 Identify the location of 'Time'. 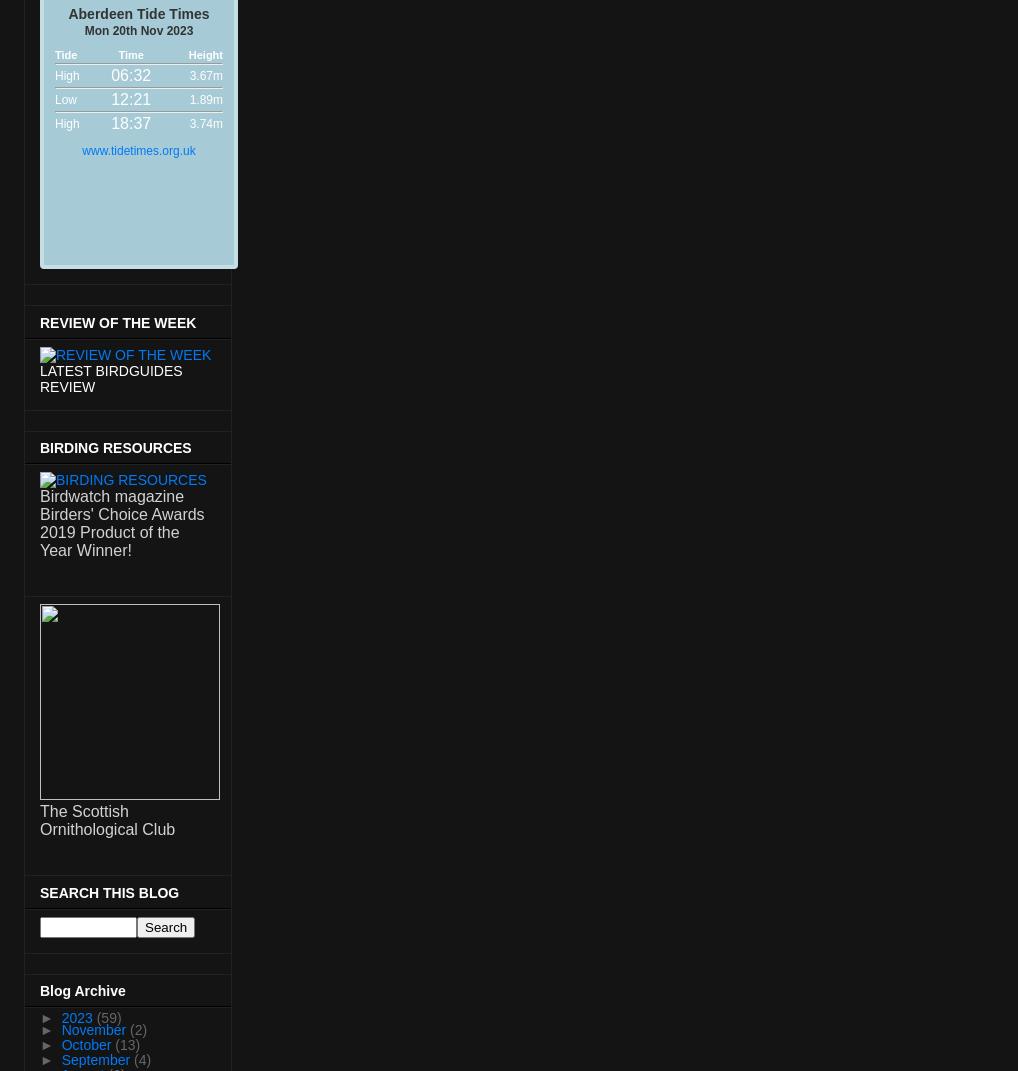
(129, 54).